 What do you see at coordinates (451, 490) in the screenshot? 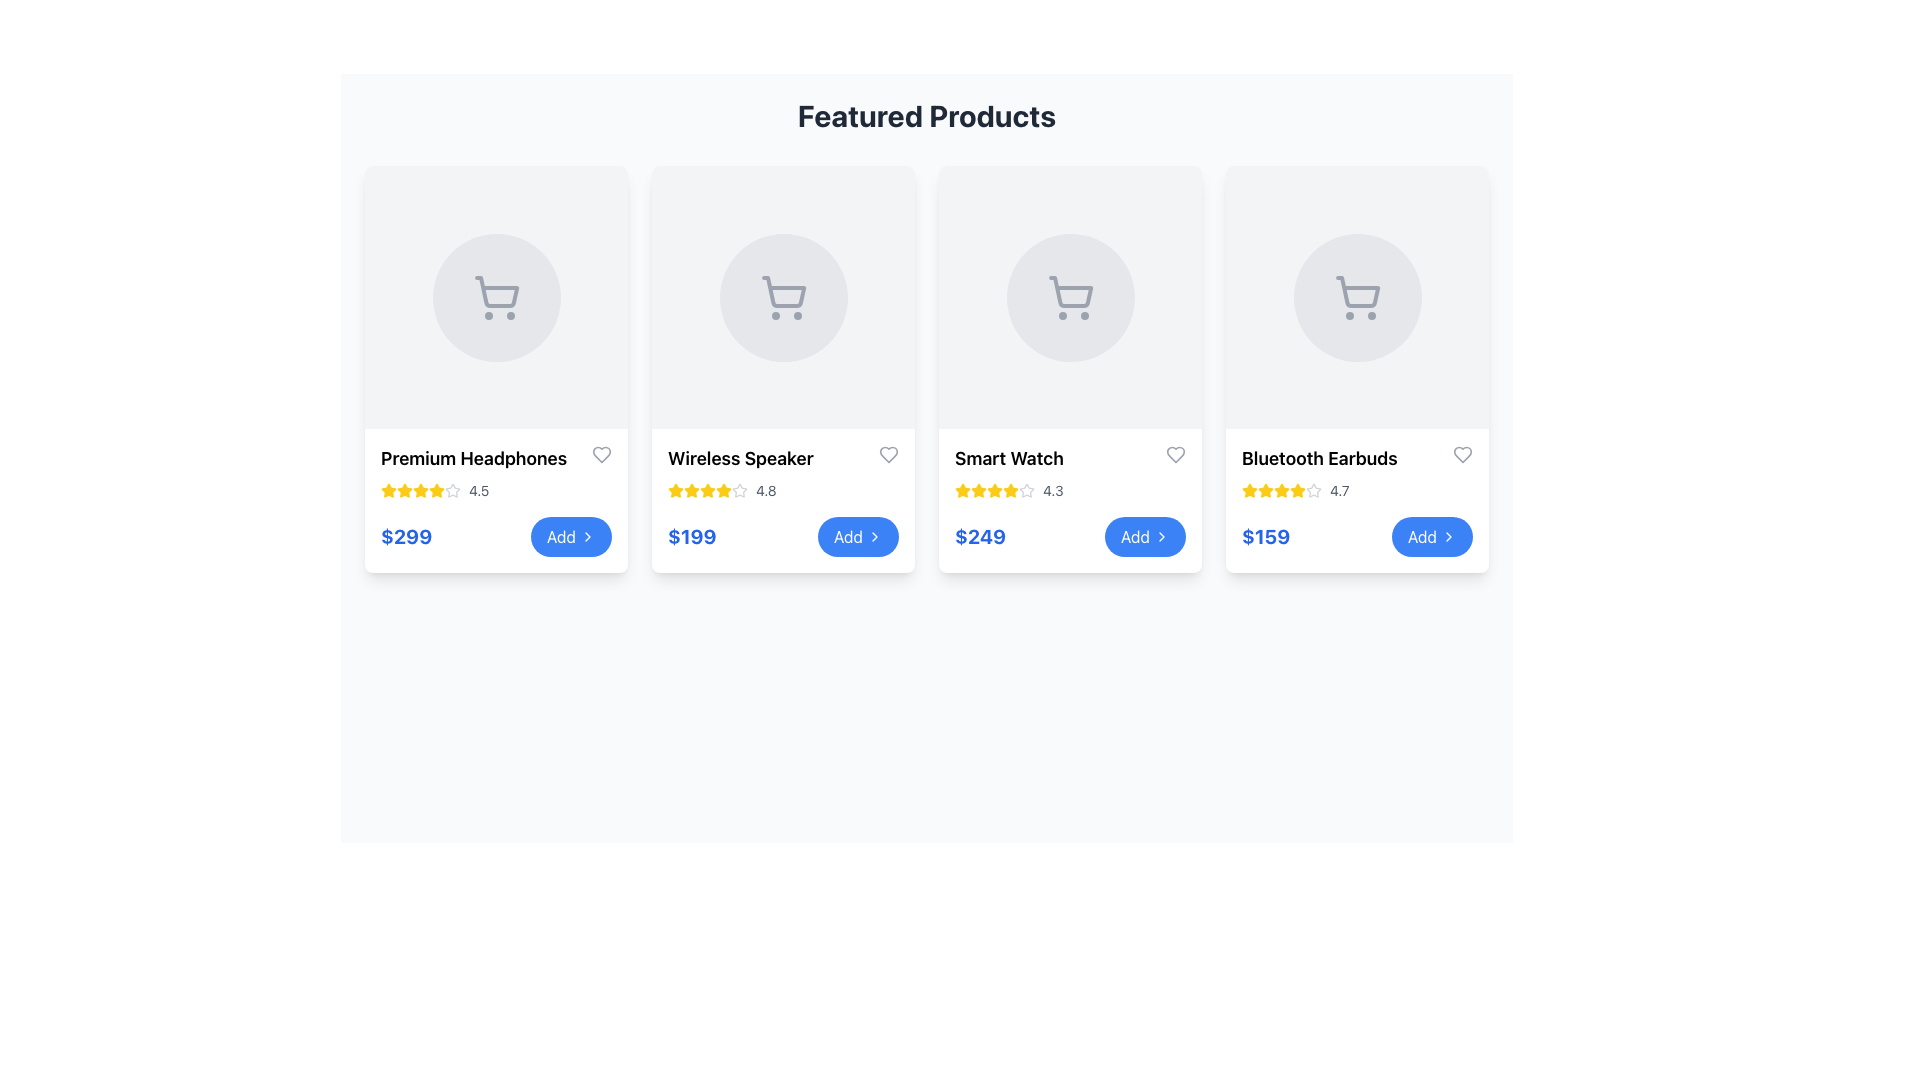
I see `the star icon, which is the last in a sequence of five stars representing a rating system below the 'Premium Headphones' product card. The icon is styled with a hollow design and light gray coloring, indicating an unrated state` at bounding box center [451, 490].